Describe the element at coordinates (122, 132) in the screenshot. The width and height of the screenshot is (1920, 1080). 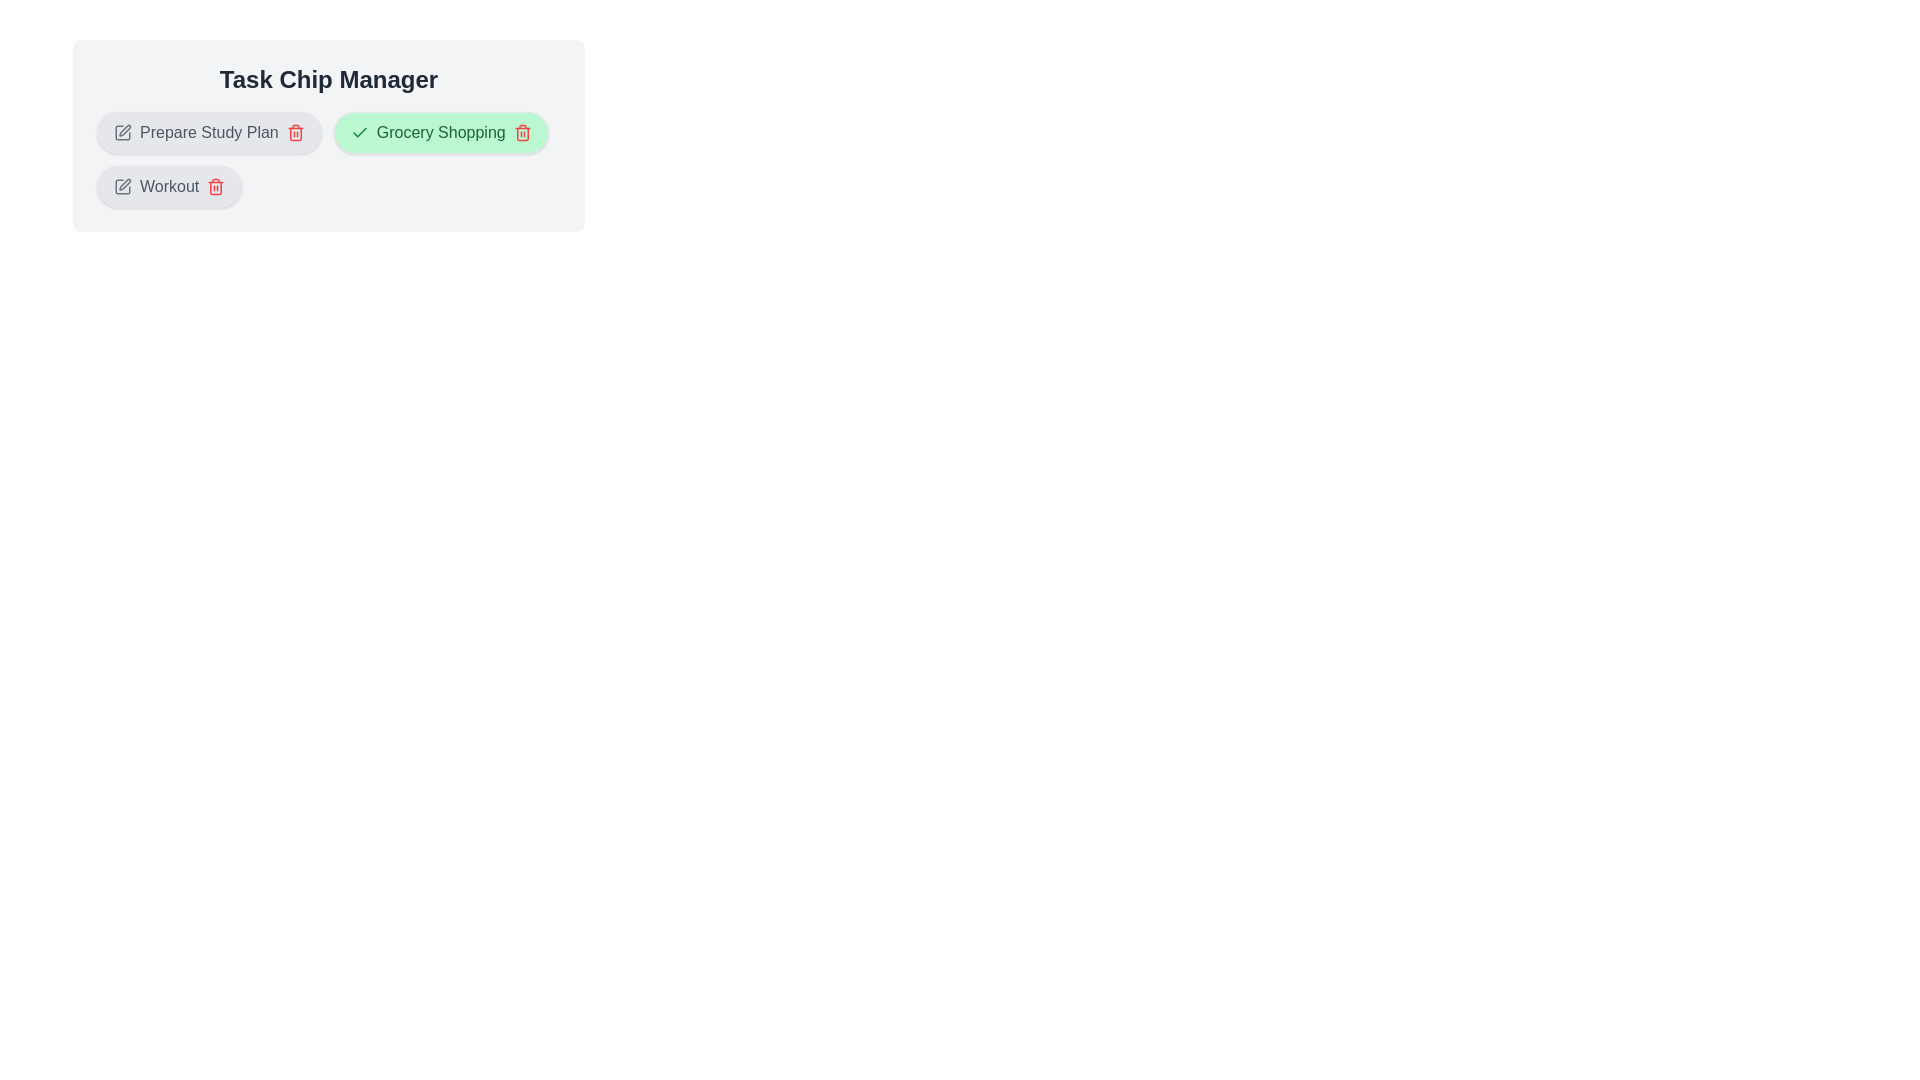
I see `the gray pencil icon button to initiate editing for the 'Prepare Study Plan' feature` at that location.